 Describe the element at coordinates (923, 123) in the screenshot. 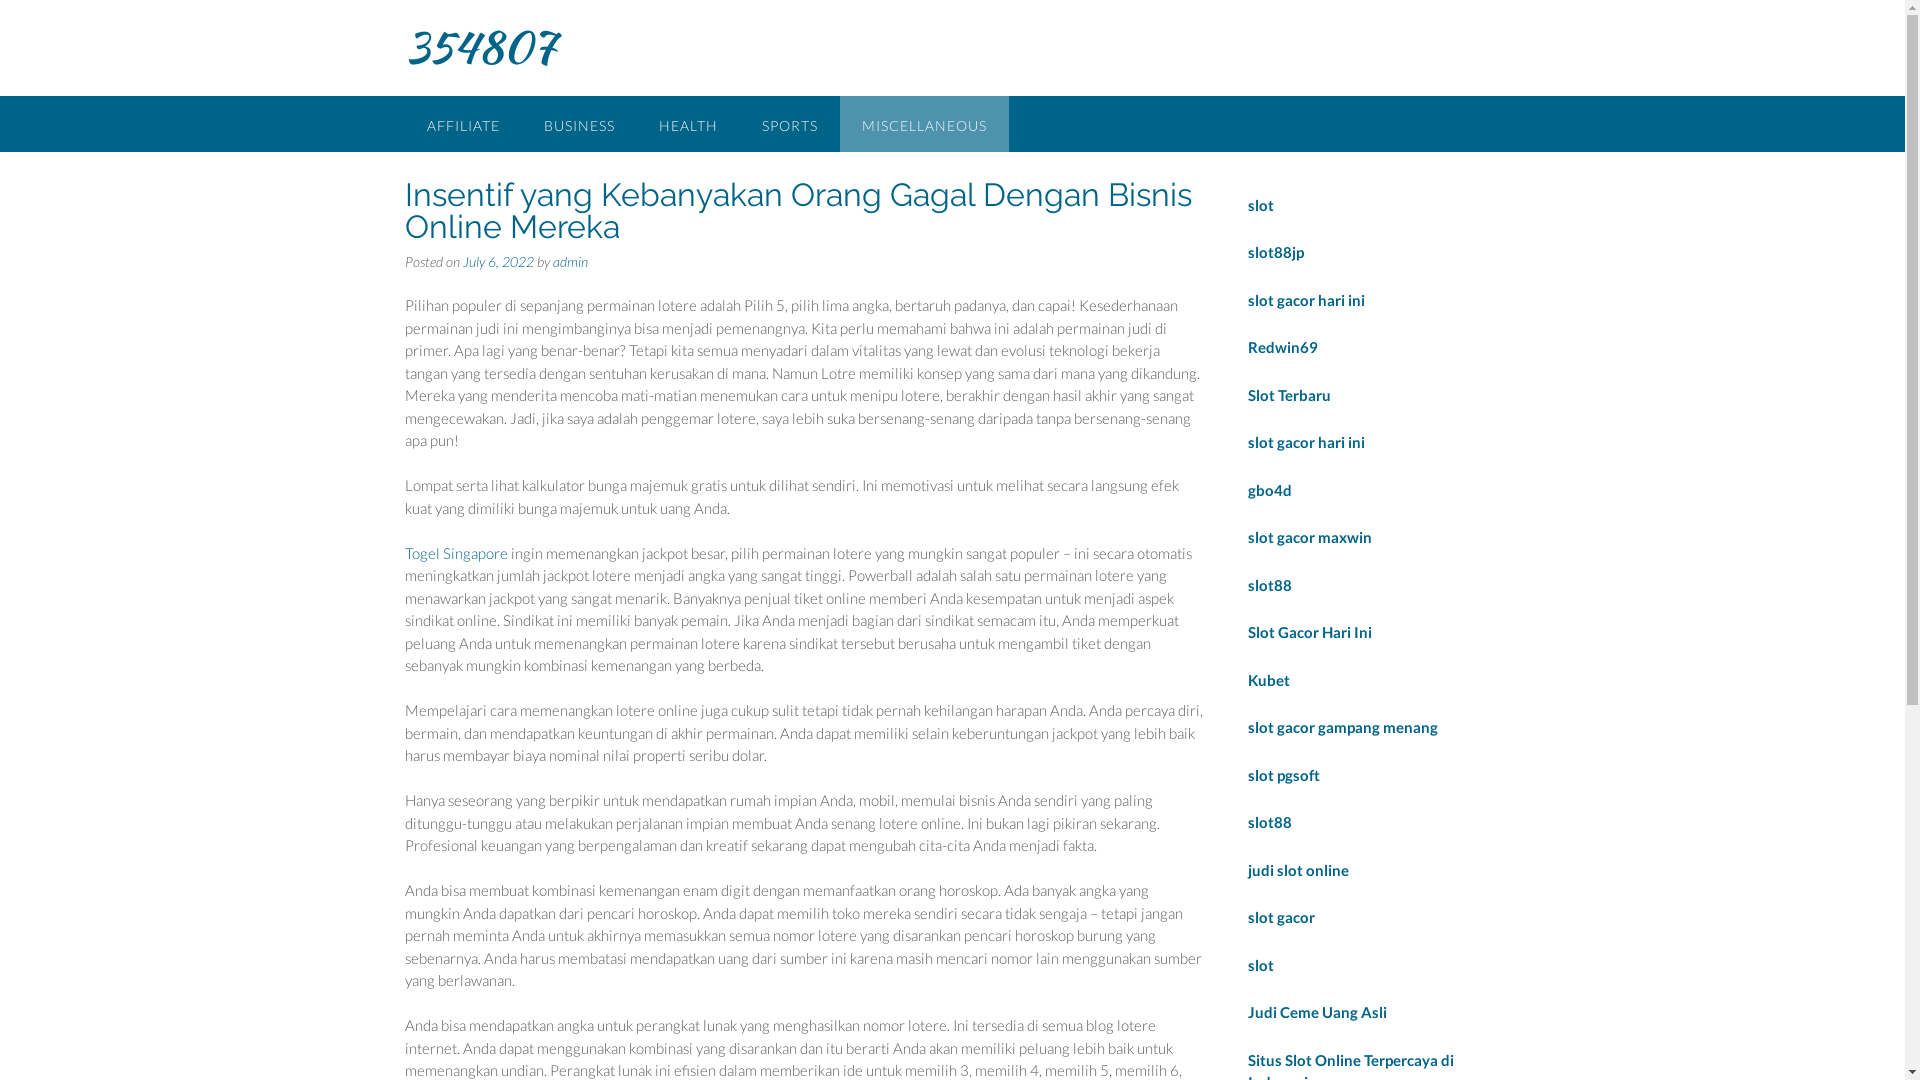

I see `'MISCELLANEOUS'` at that location.